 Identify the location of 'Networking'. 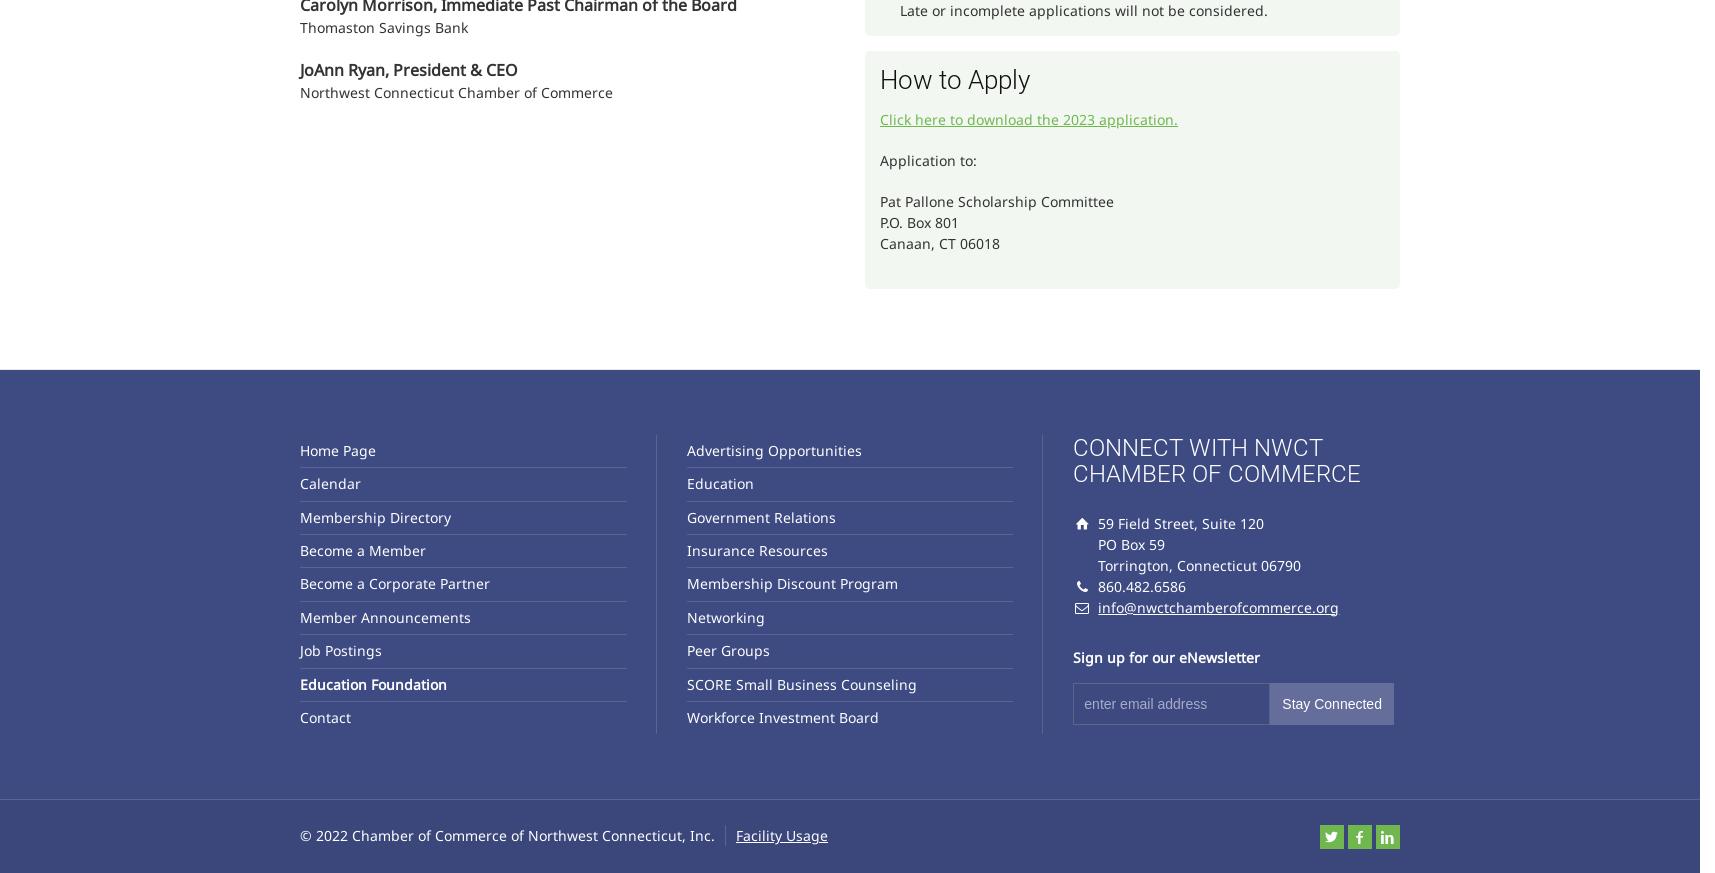
(686, 616).